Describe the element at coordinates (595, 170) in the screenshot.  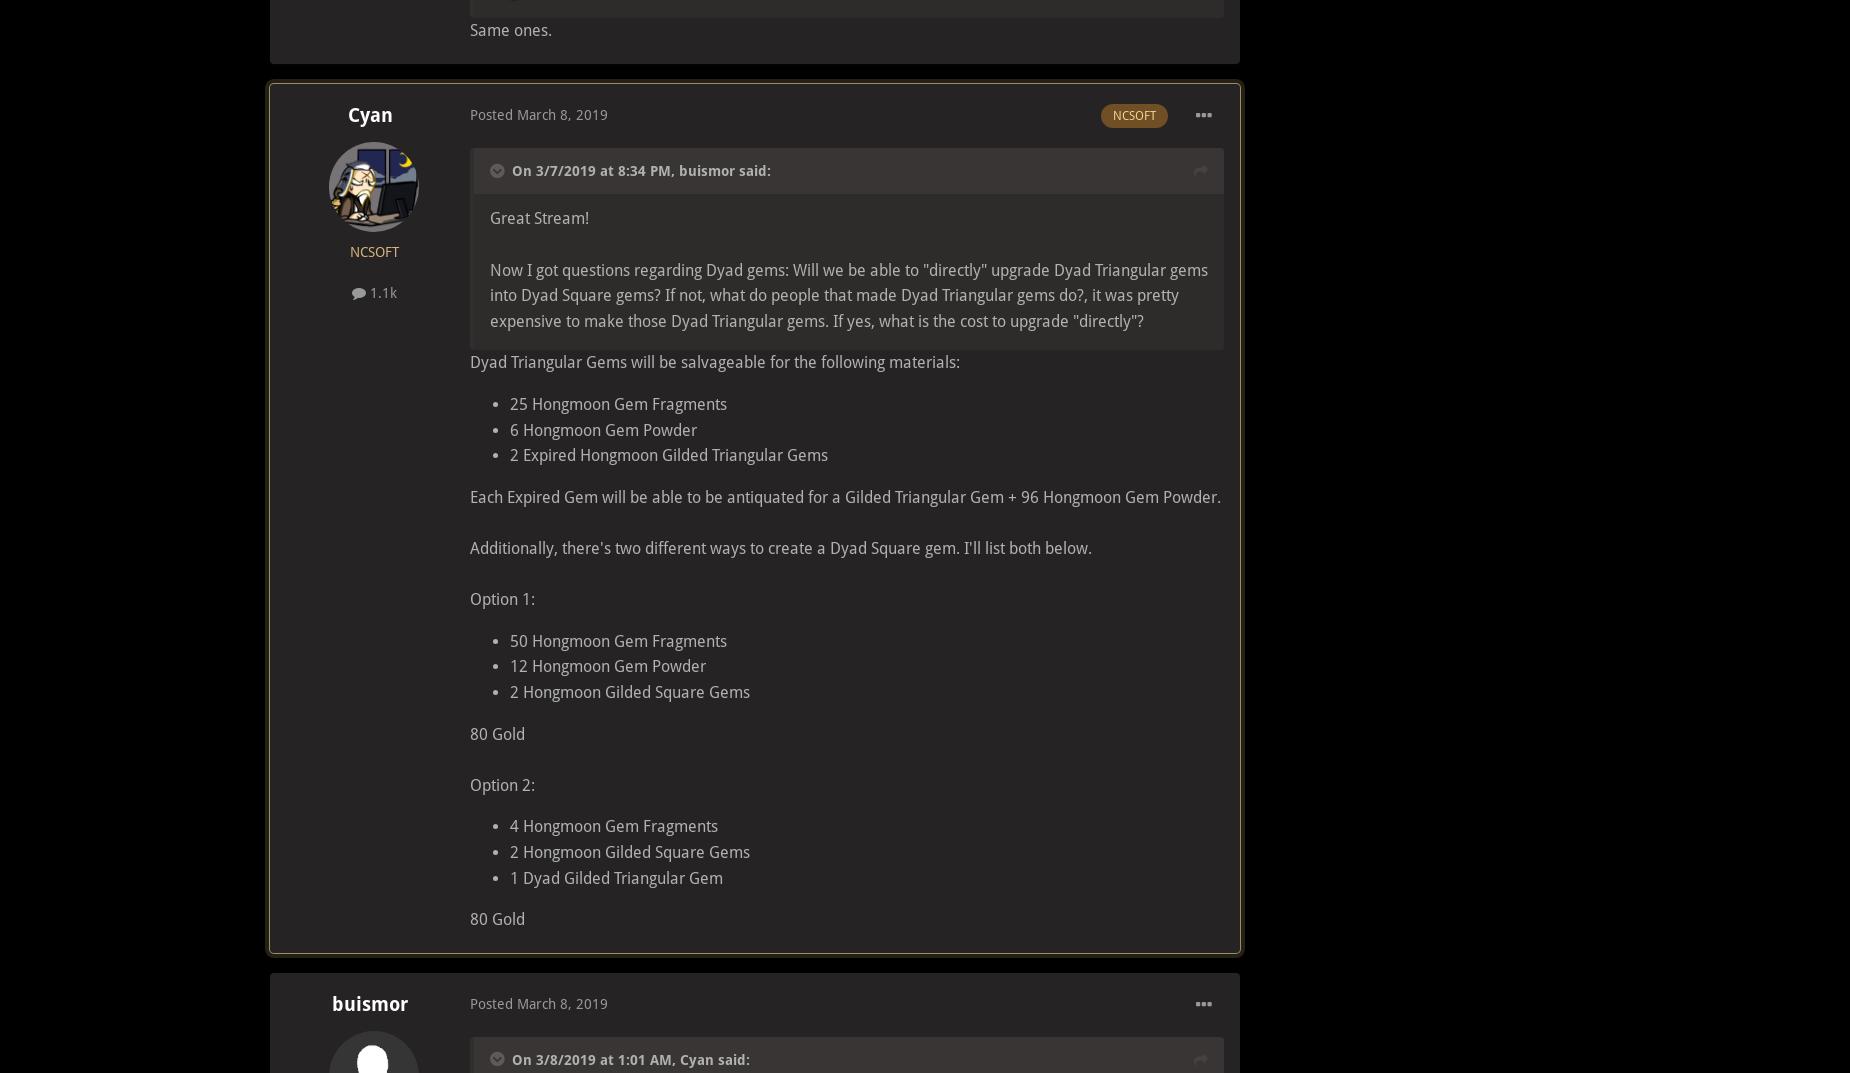
I see `'On 3/7/2019 at 8:34 PM,'` at that location.